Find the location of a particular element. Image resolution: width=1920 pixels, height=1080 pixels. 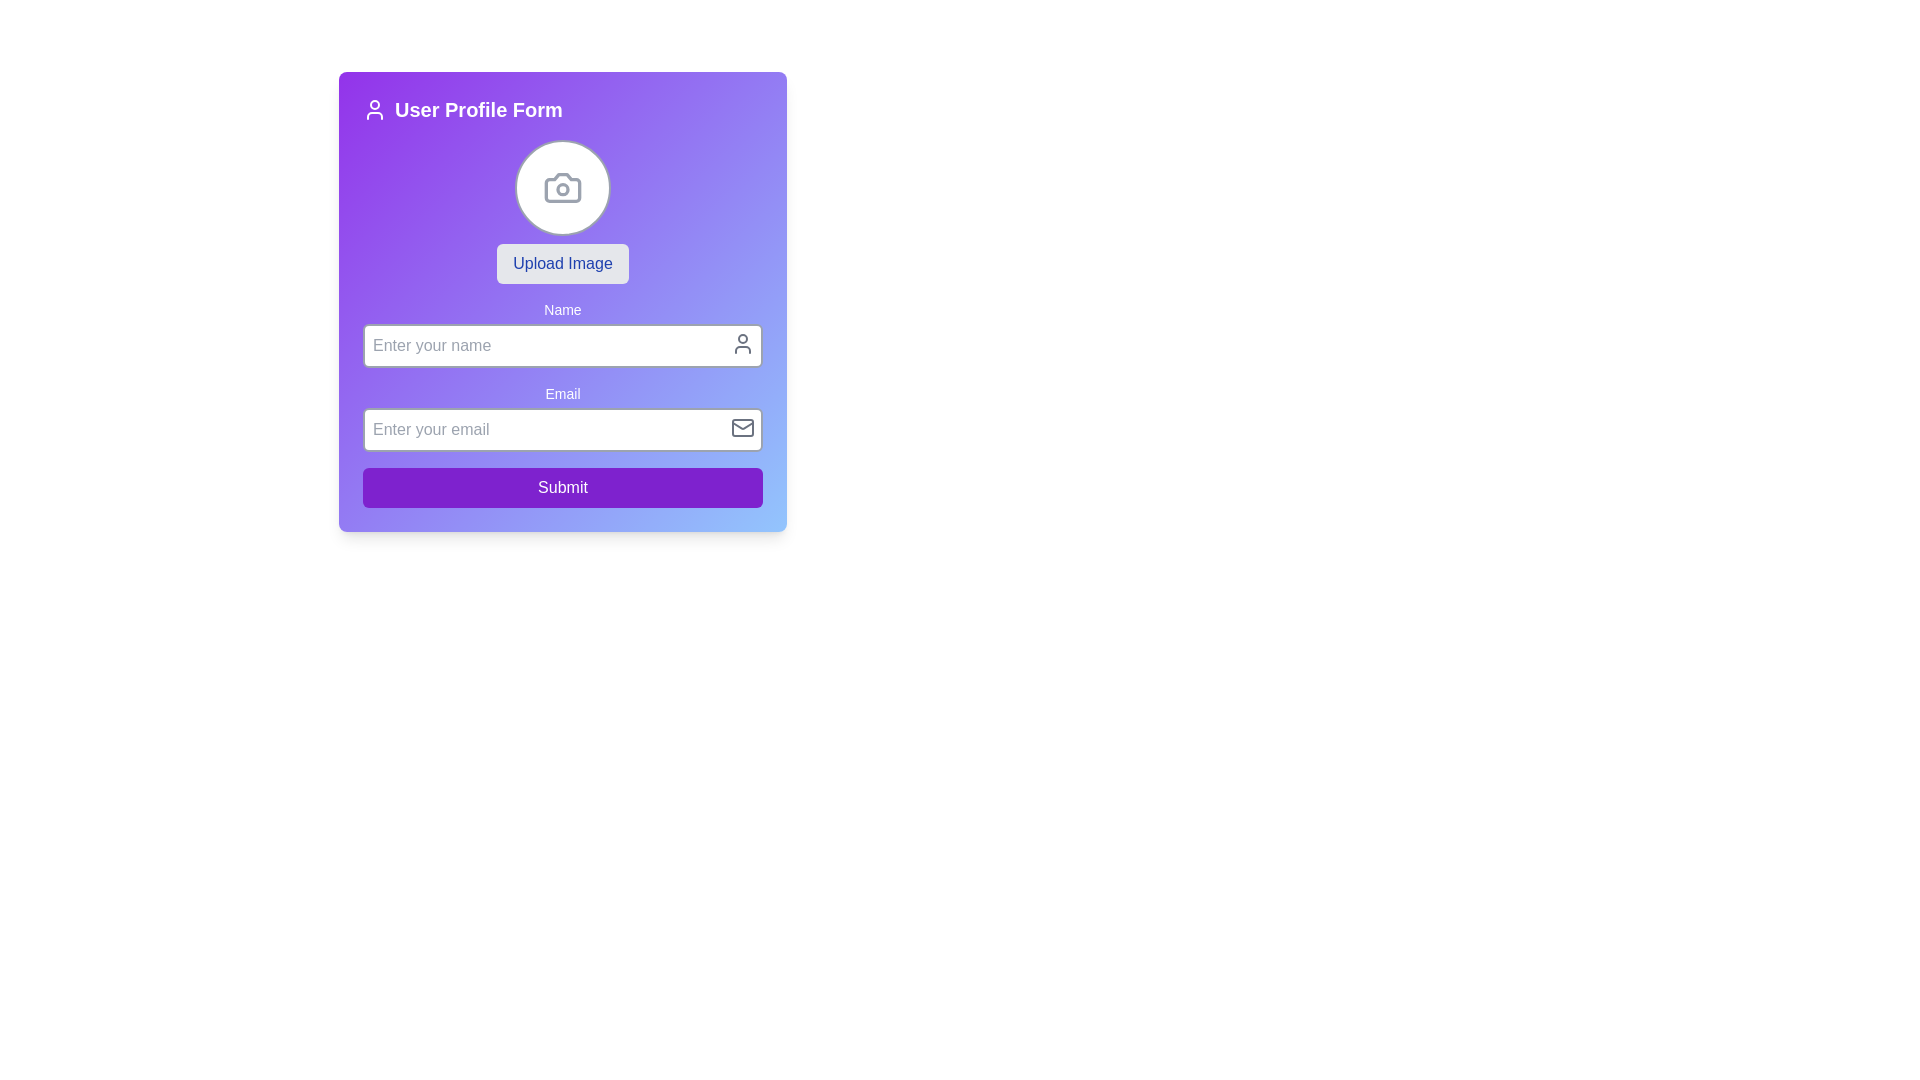

the text label displaying 'Name' which is positioned above the input field for entering the user's name, set against a purple gradient background is located at coordinates (561, 309).